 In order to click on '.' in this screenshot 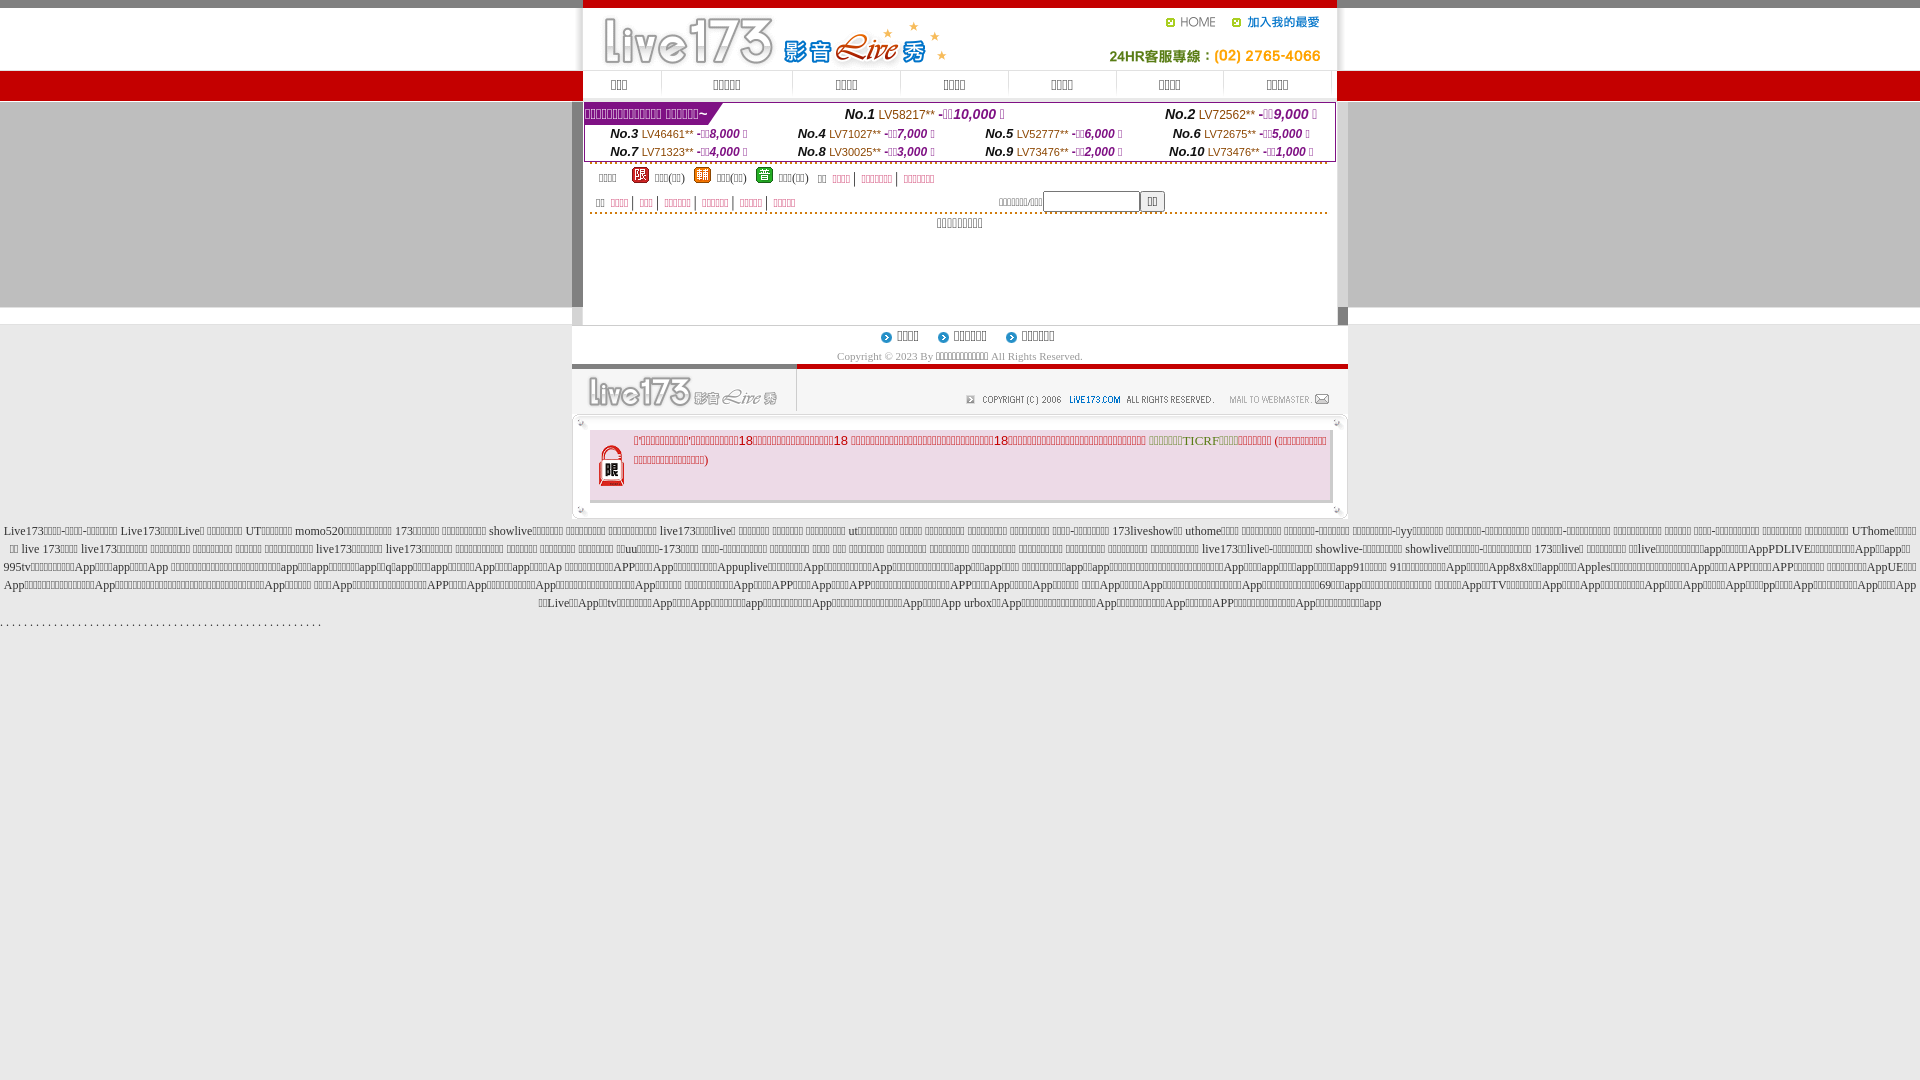, I will do `click(84, 620)`.